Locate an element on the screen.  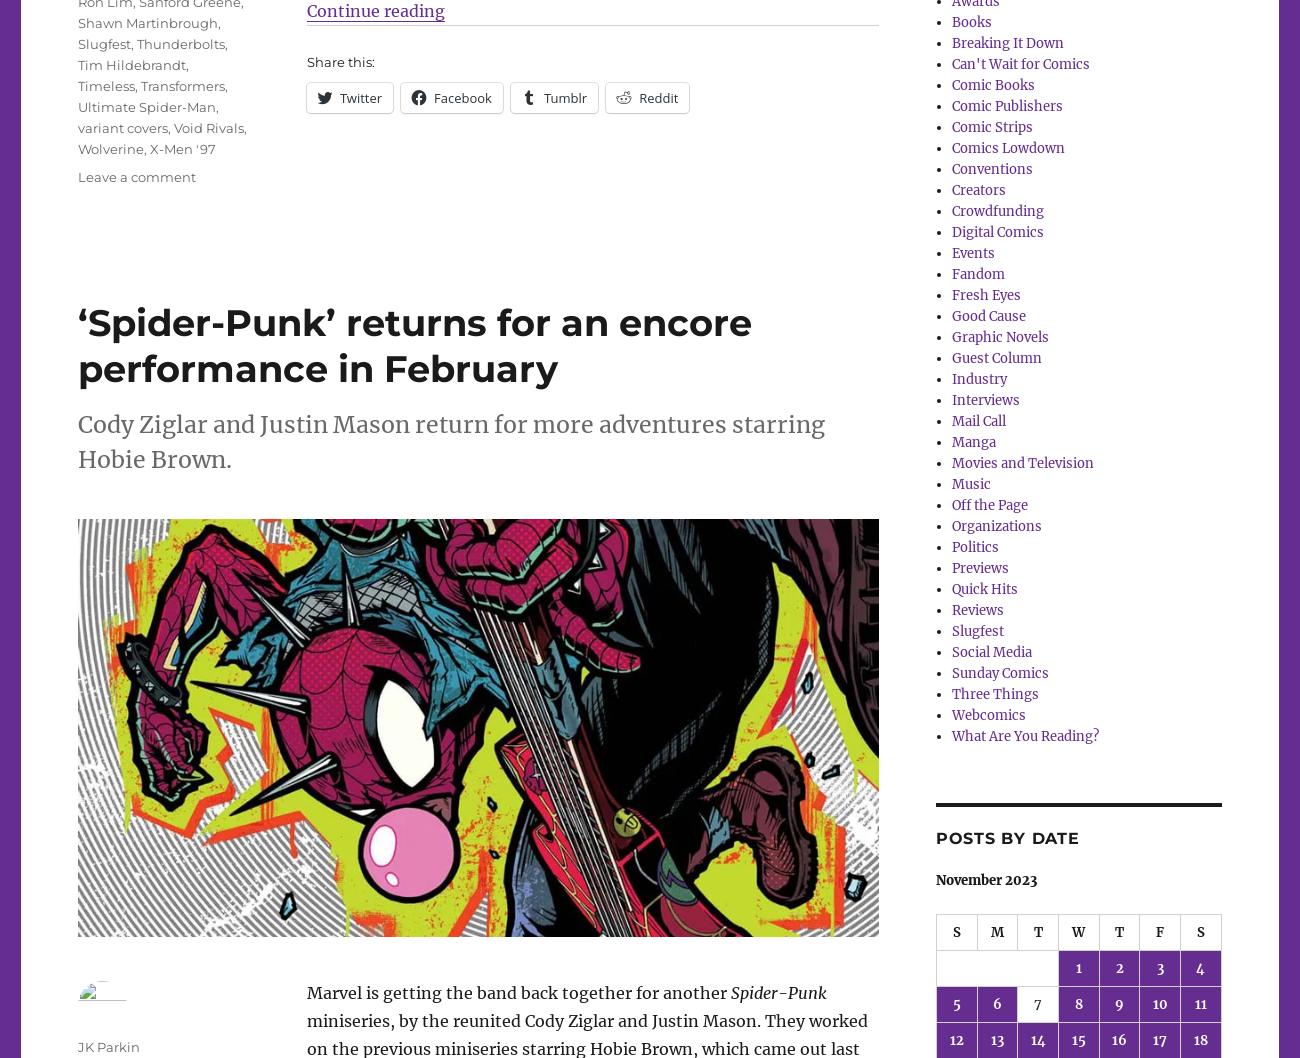
'4' is located at coordinates (1199, 967).